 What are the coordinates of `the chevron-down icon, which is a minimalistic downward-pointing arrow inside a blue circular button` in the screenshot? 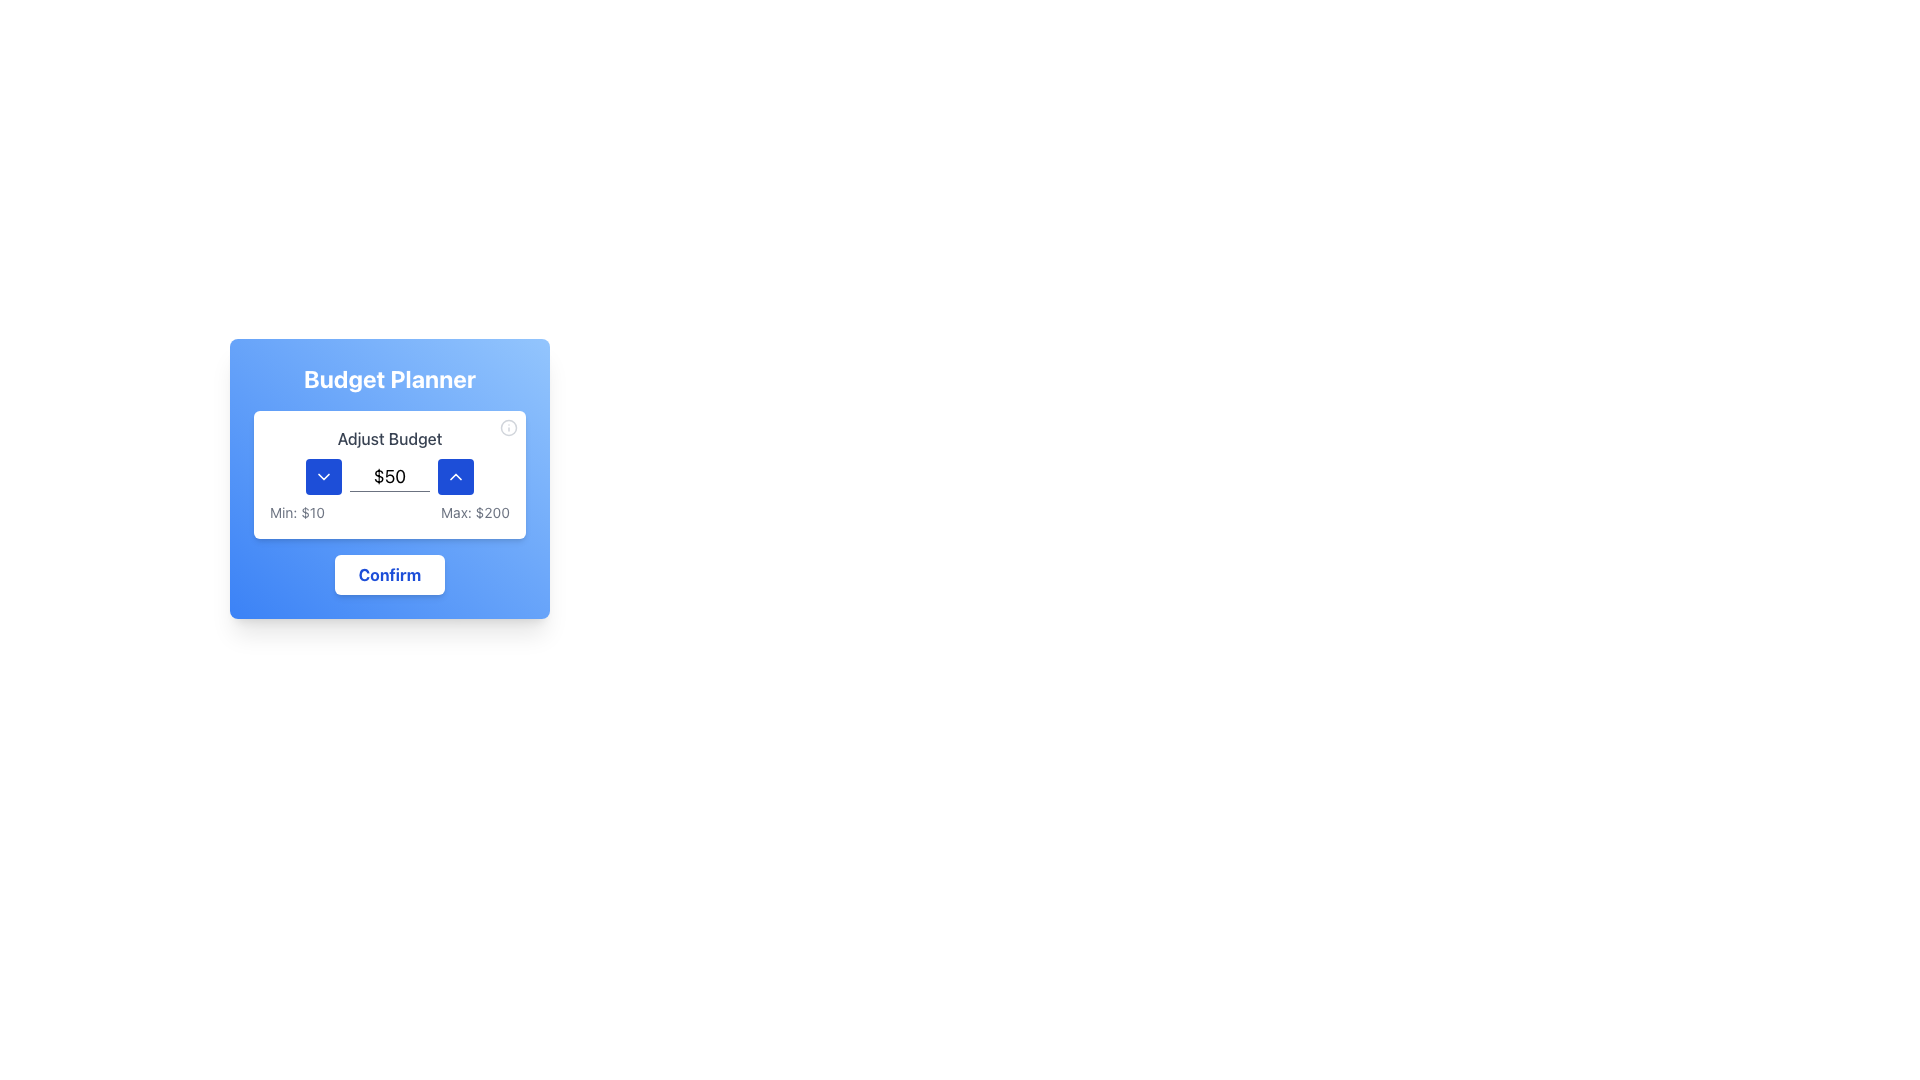 It's located at (324, 477).